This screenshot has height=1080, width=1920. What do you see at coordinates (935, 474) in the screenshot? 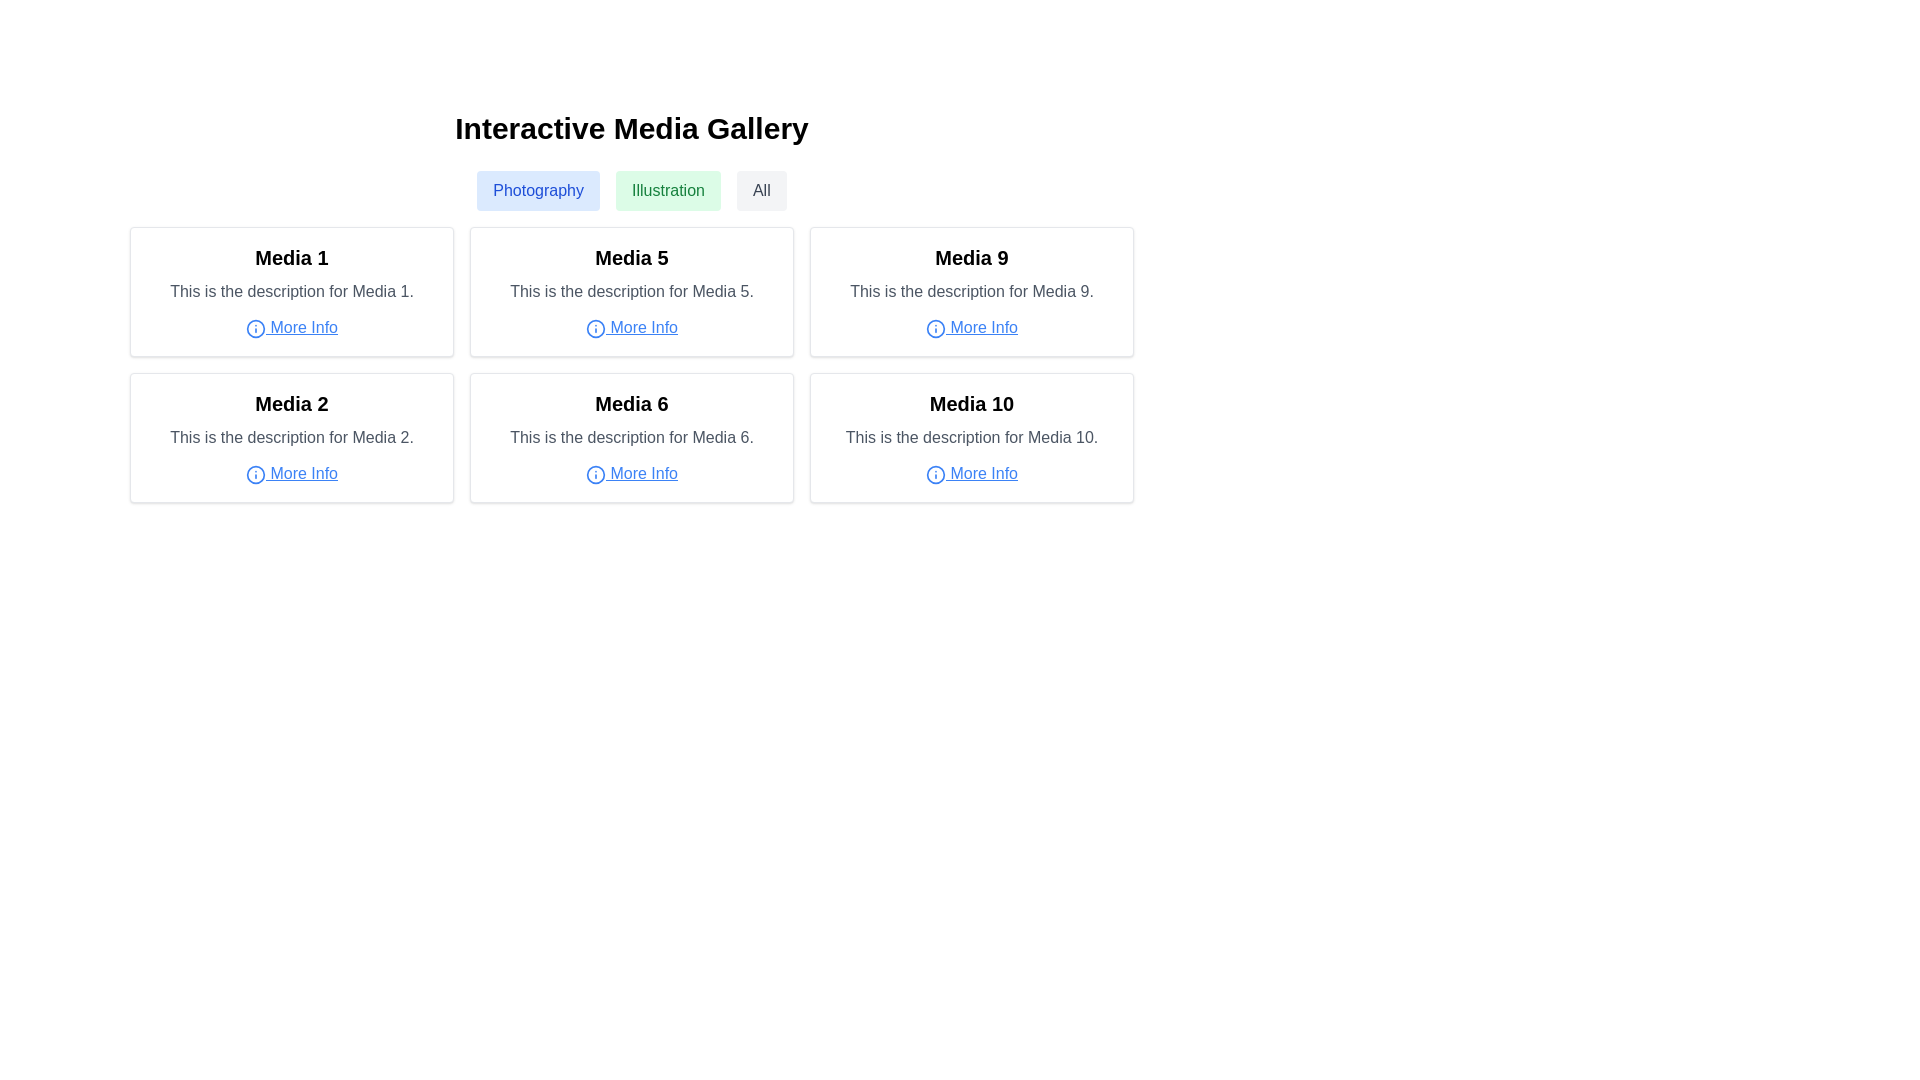
I see `the SVG circle that is part of the information icon for 'Media 10', which indicates additional details` at bounding box center [935, 474].